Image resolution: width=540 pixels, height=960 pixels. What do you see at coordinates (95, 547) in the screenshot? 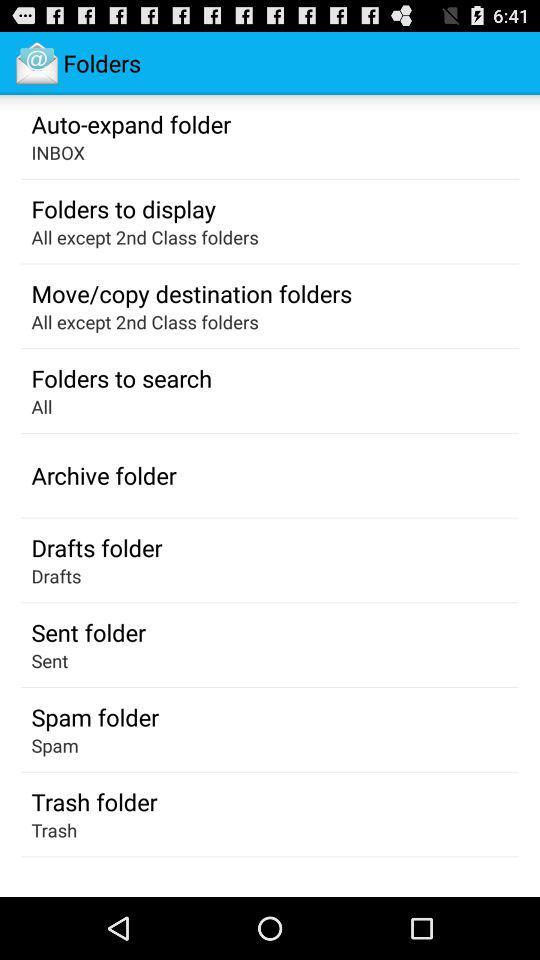
I see `the drafts folder item` at bounding box center [95, 547].